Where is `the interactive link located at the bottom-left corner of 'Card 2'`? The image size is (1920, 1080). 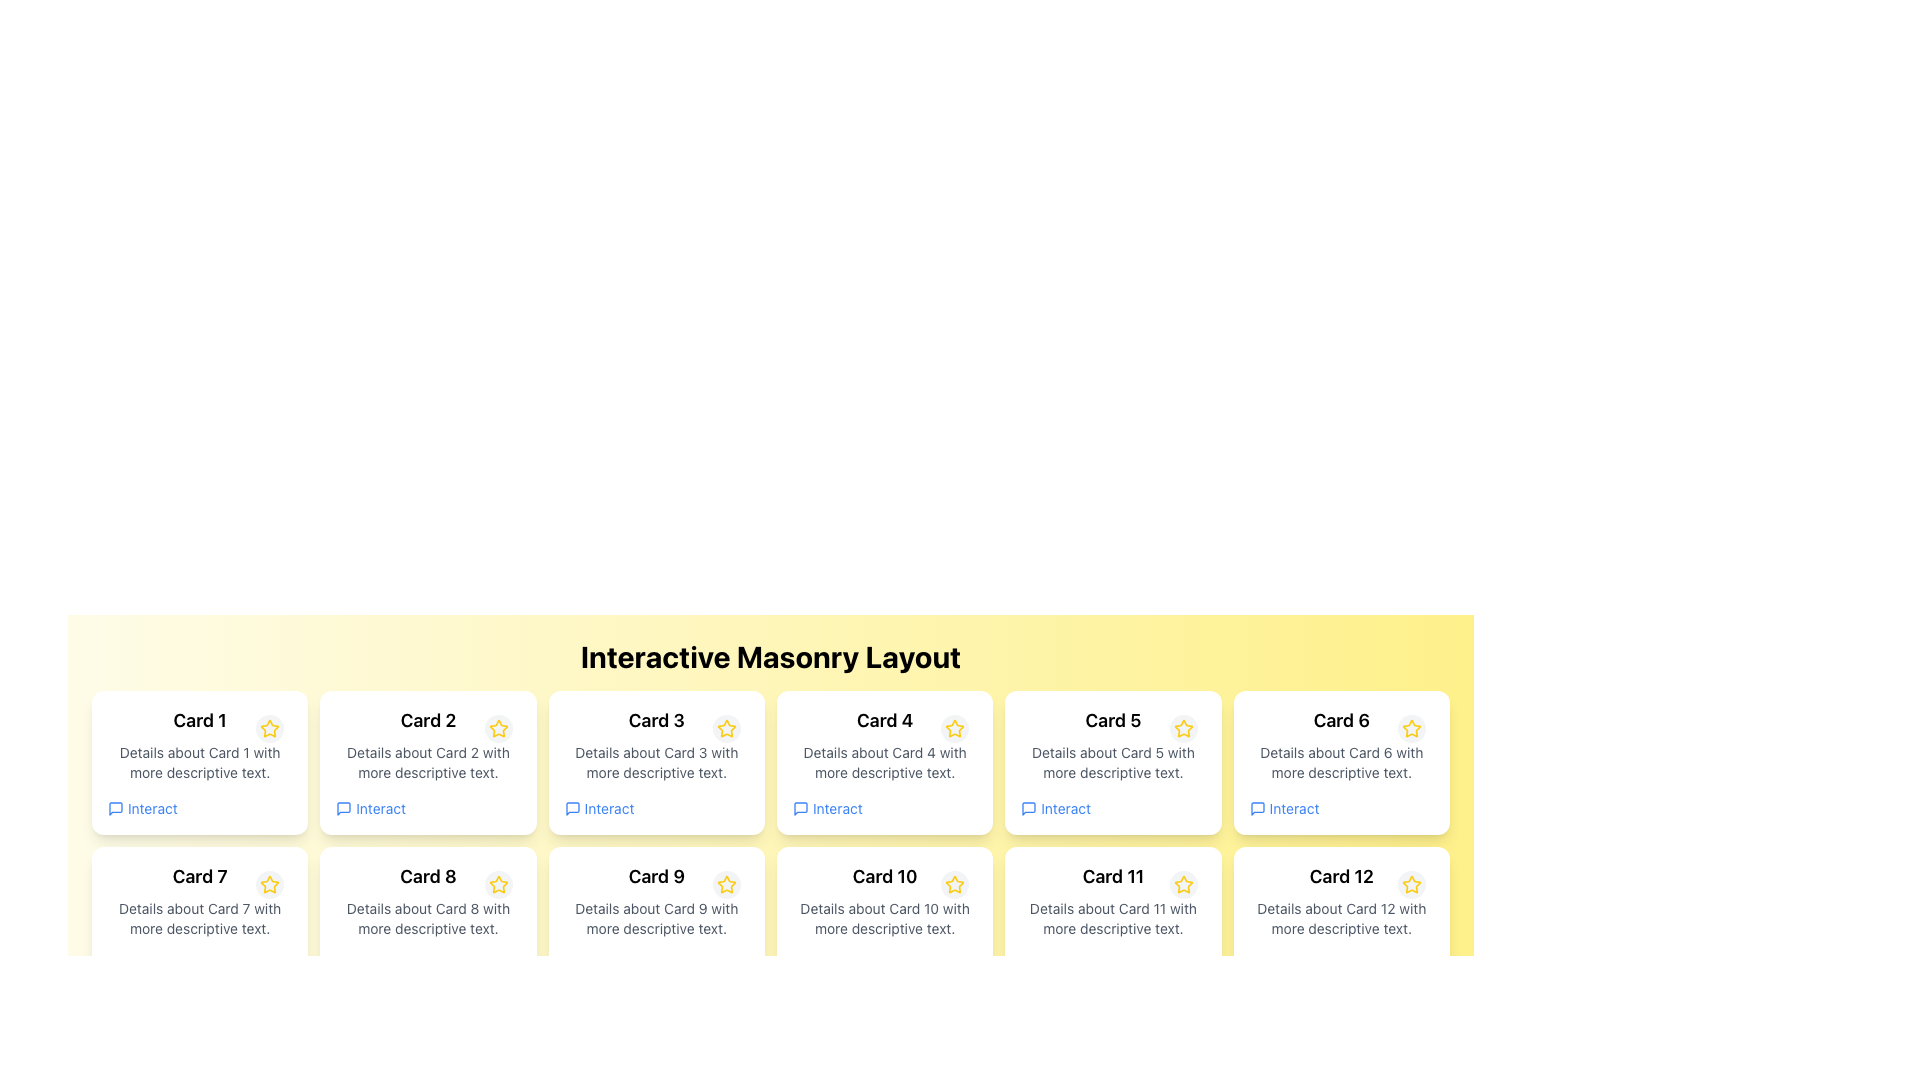
the interactive link located at the bottom-left corner of 'Card 2' is located at coordinates (371, 808).